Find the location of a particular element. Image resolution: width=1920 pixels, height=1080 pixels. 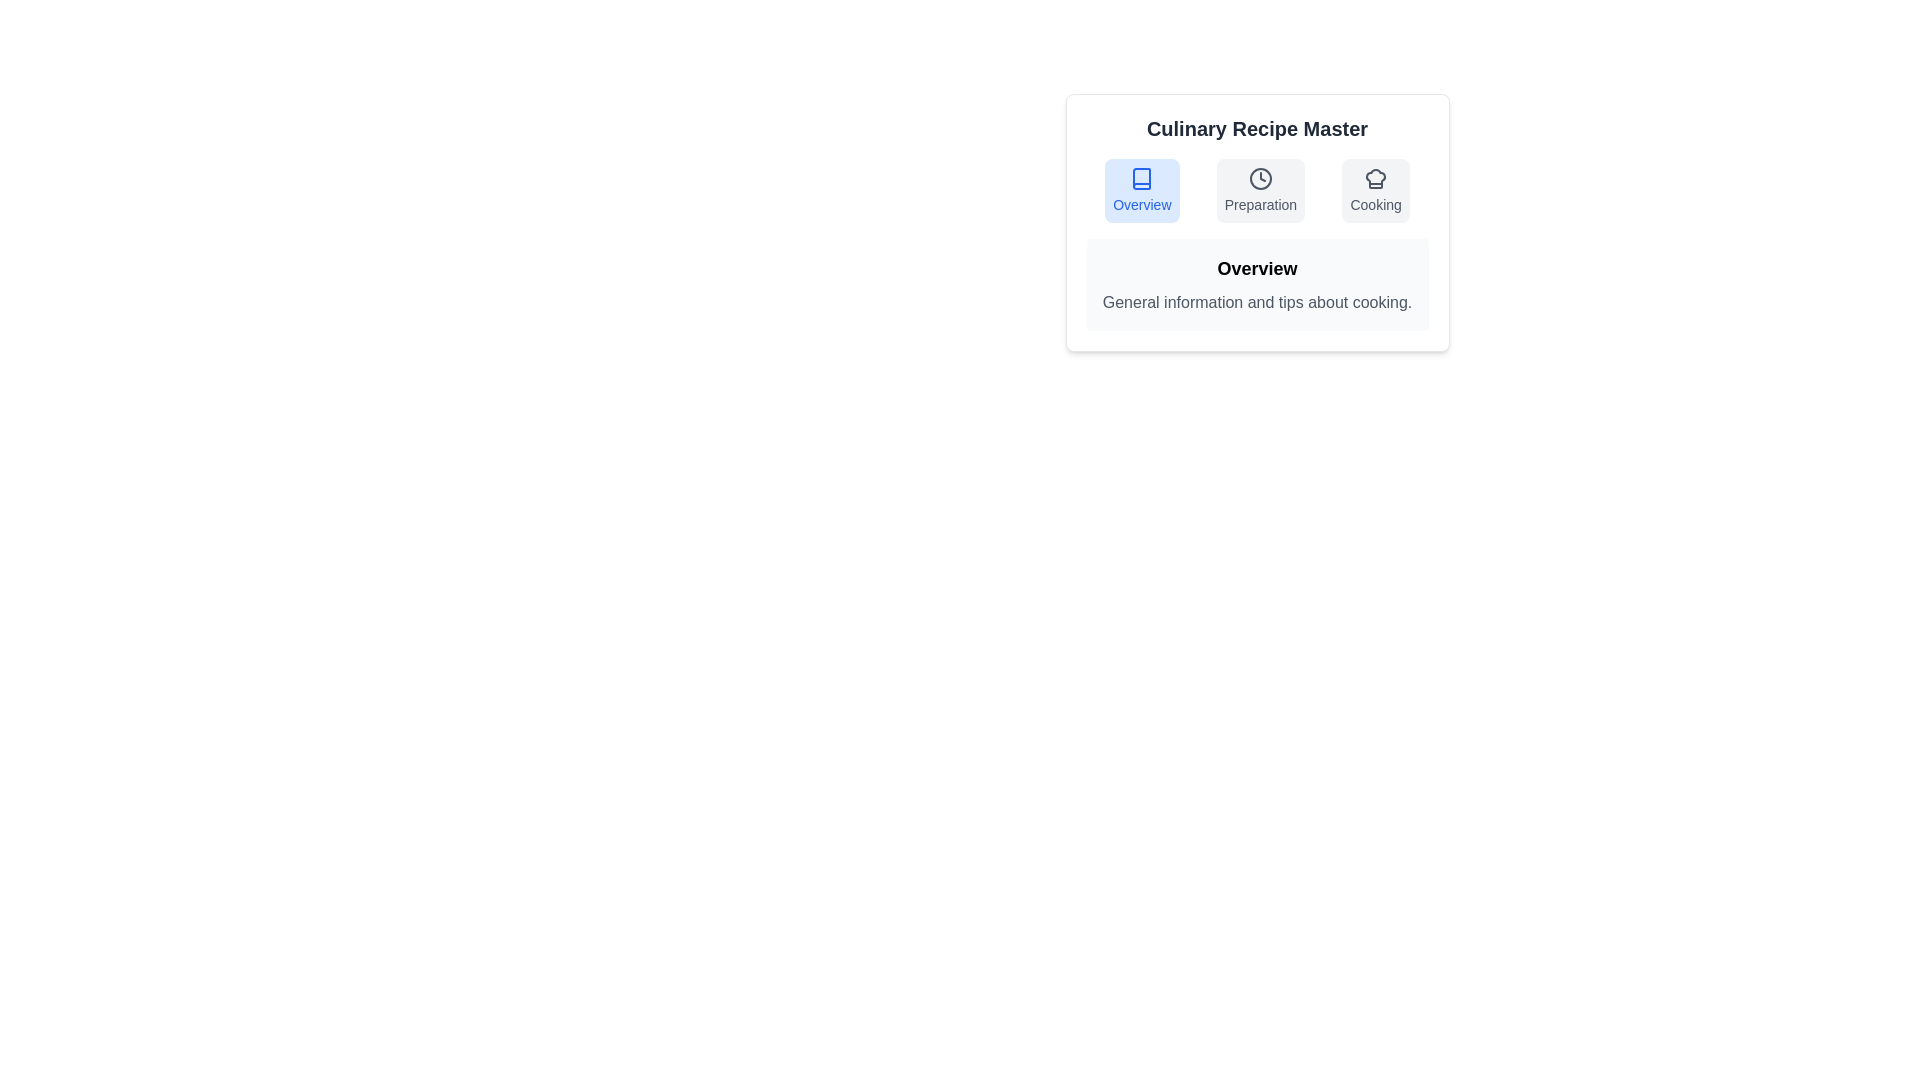

the tab labeled Overview to view its content is located at coordinates (1142, 191).